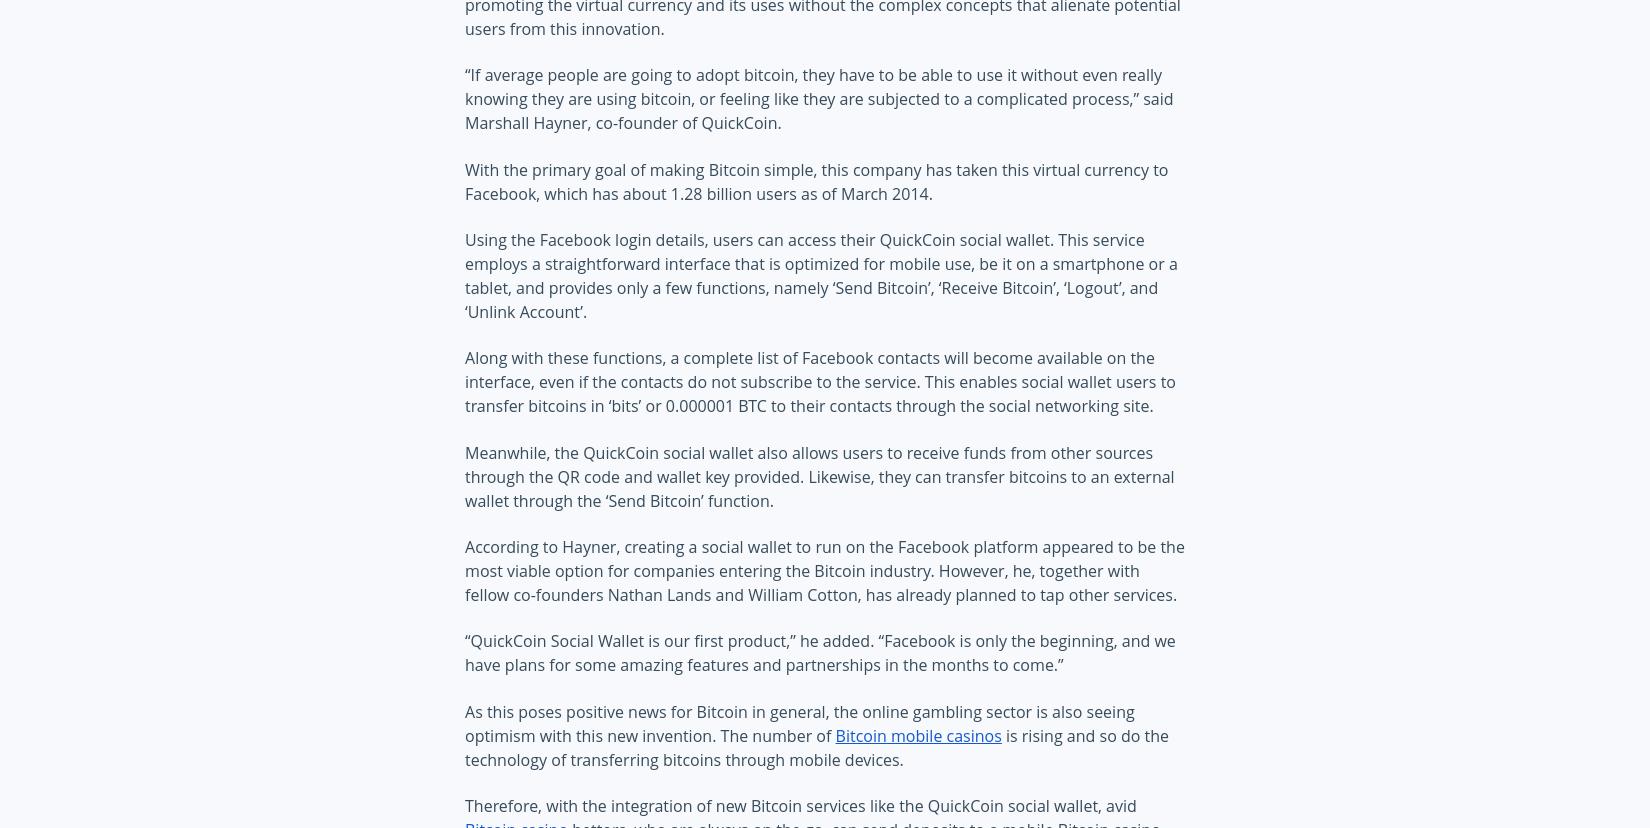 The height and width of the screenshot is (828, 1650). I want to click on 'Bitcoin mobile casinos', so click(918, 734).